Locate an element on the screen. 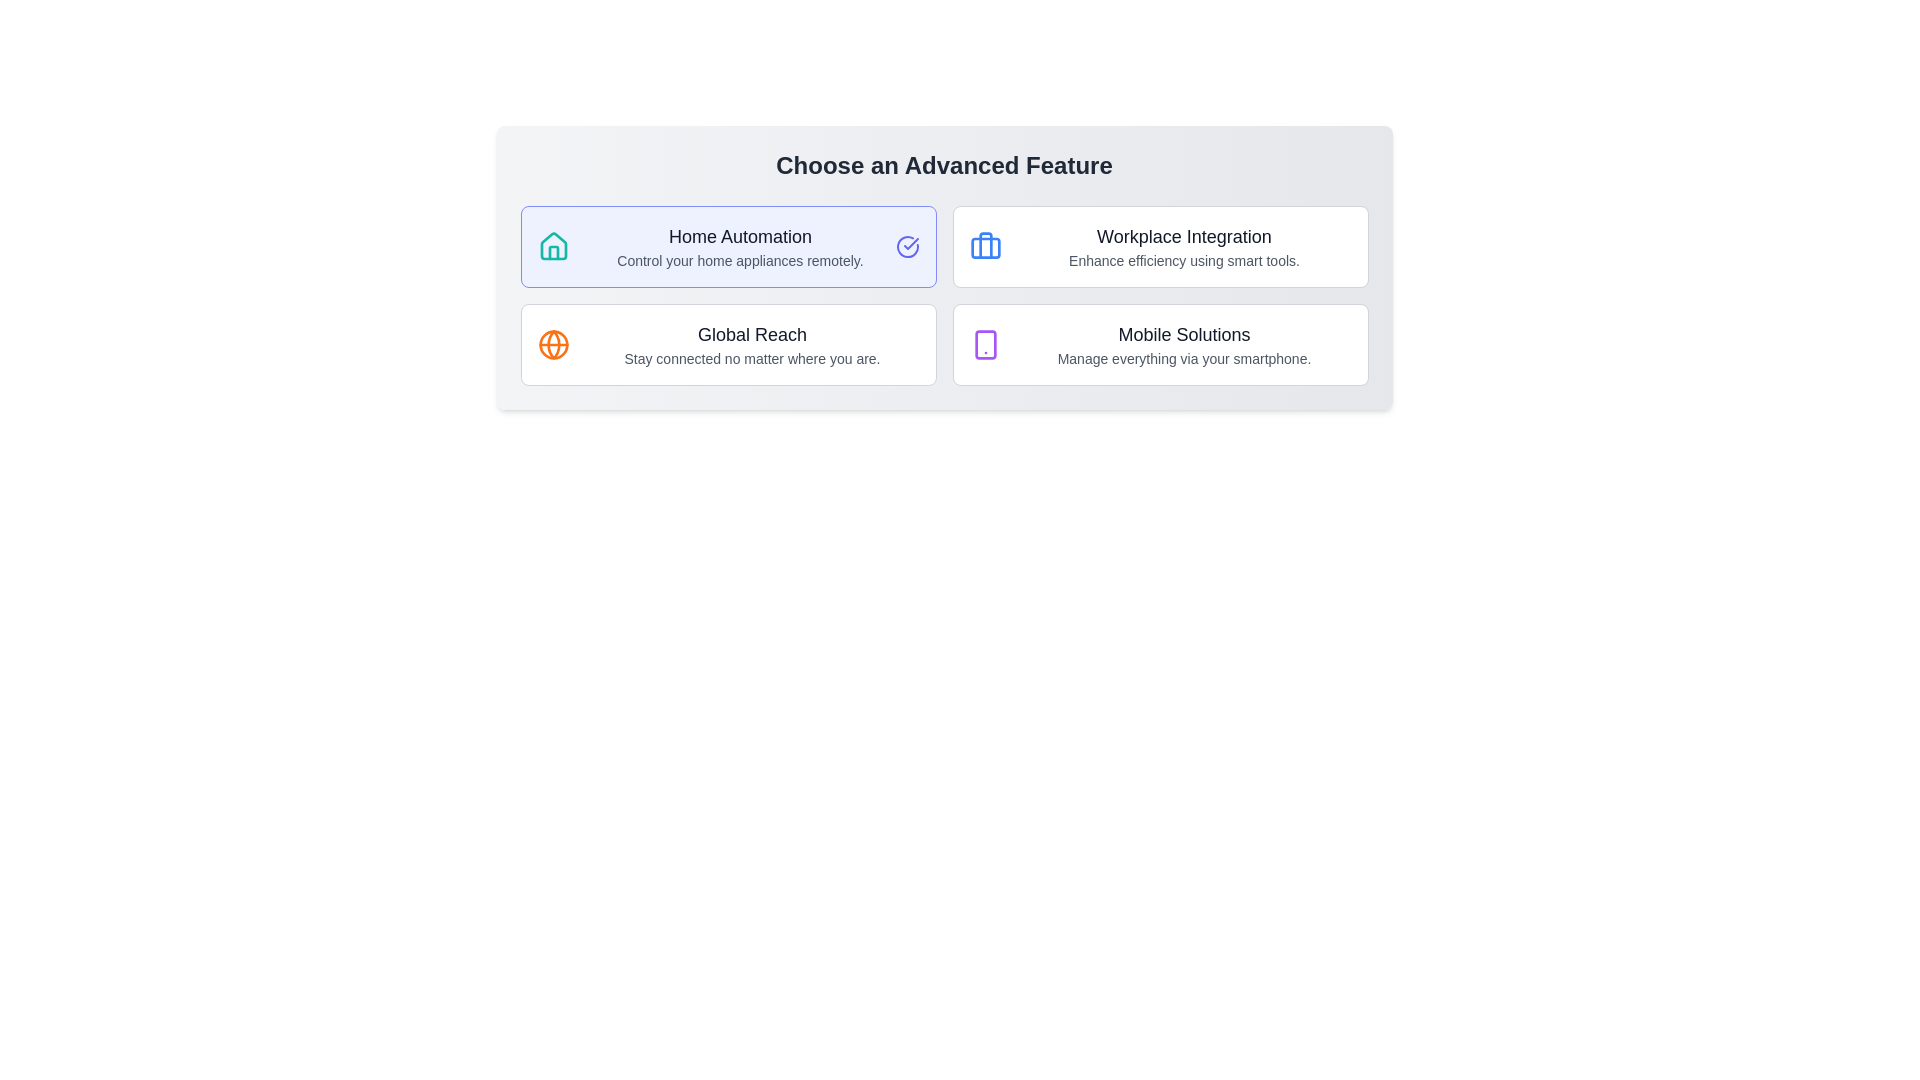  the 'Global Reach' text label, which is prominently displayed in a large, bold font in the bottom-left quadrant of the interface is located at coordinates (751, 334).